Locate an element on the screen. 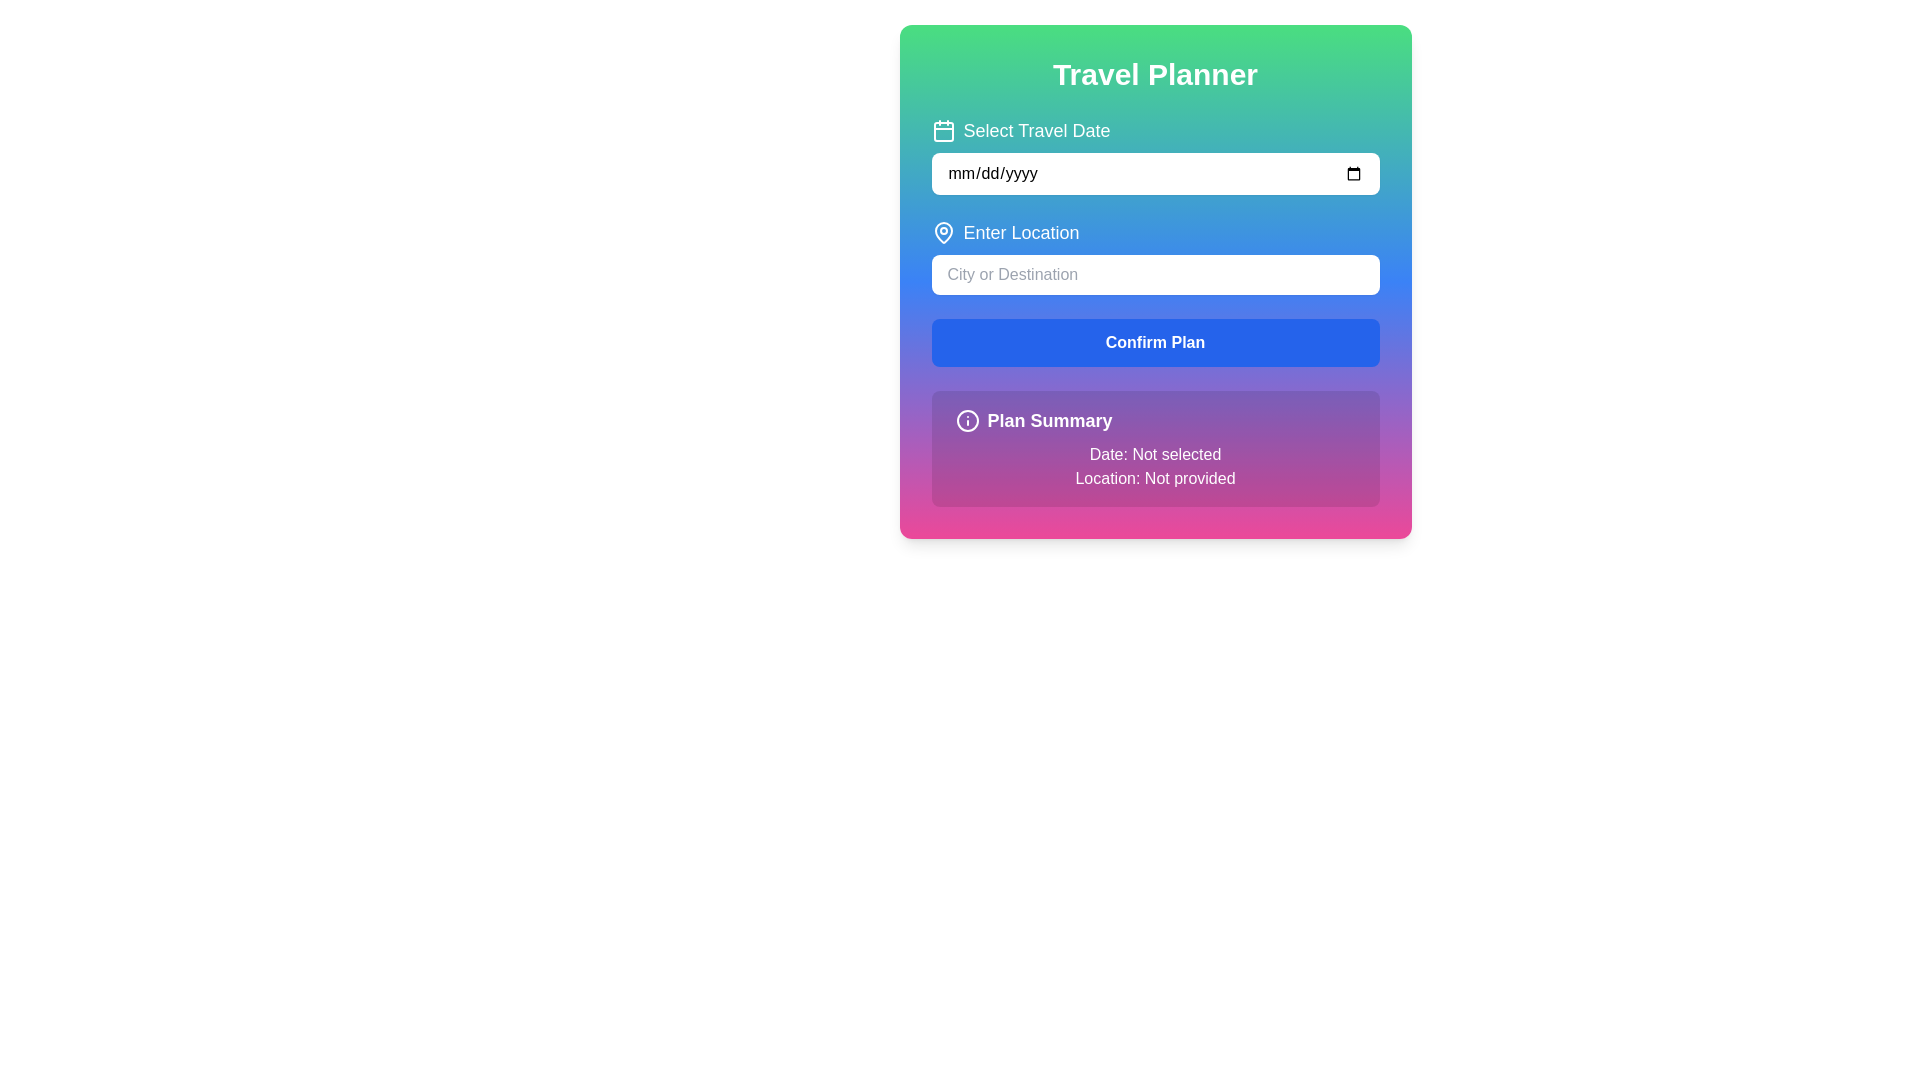  the 'Confirm' button within the 'Travel Planner' card interface to proceed with the user's travel plan is located at coordinates (1155, 342).